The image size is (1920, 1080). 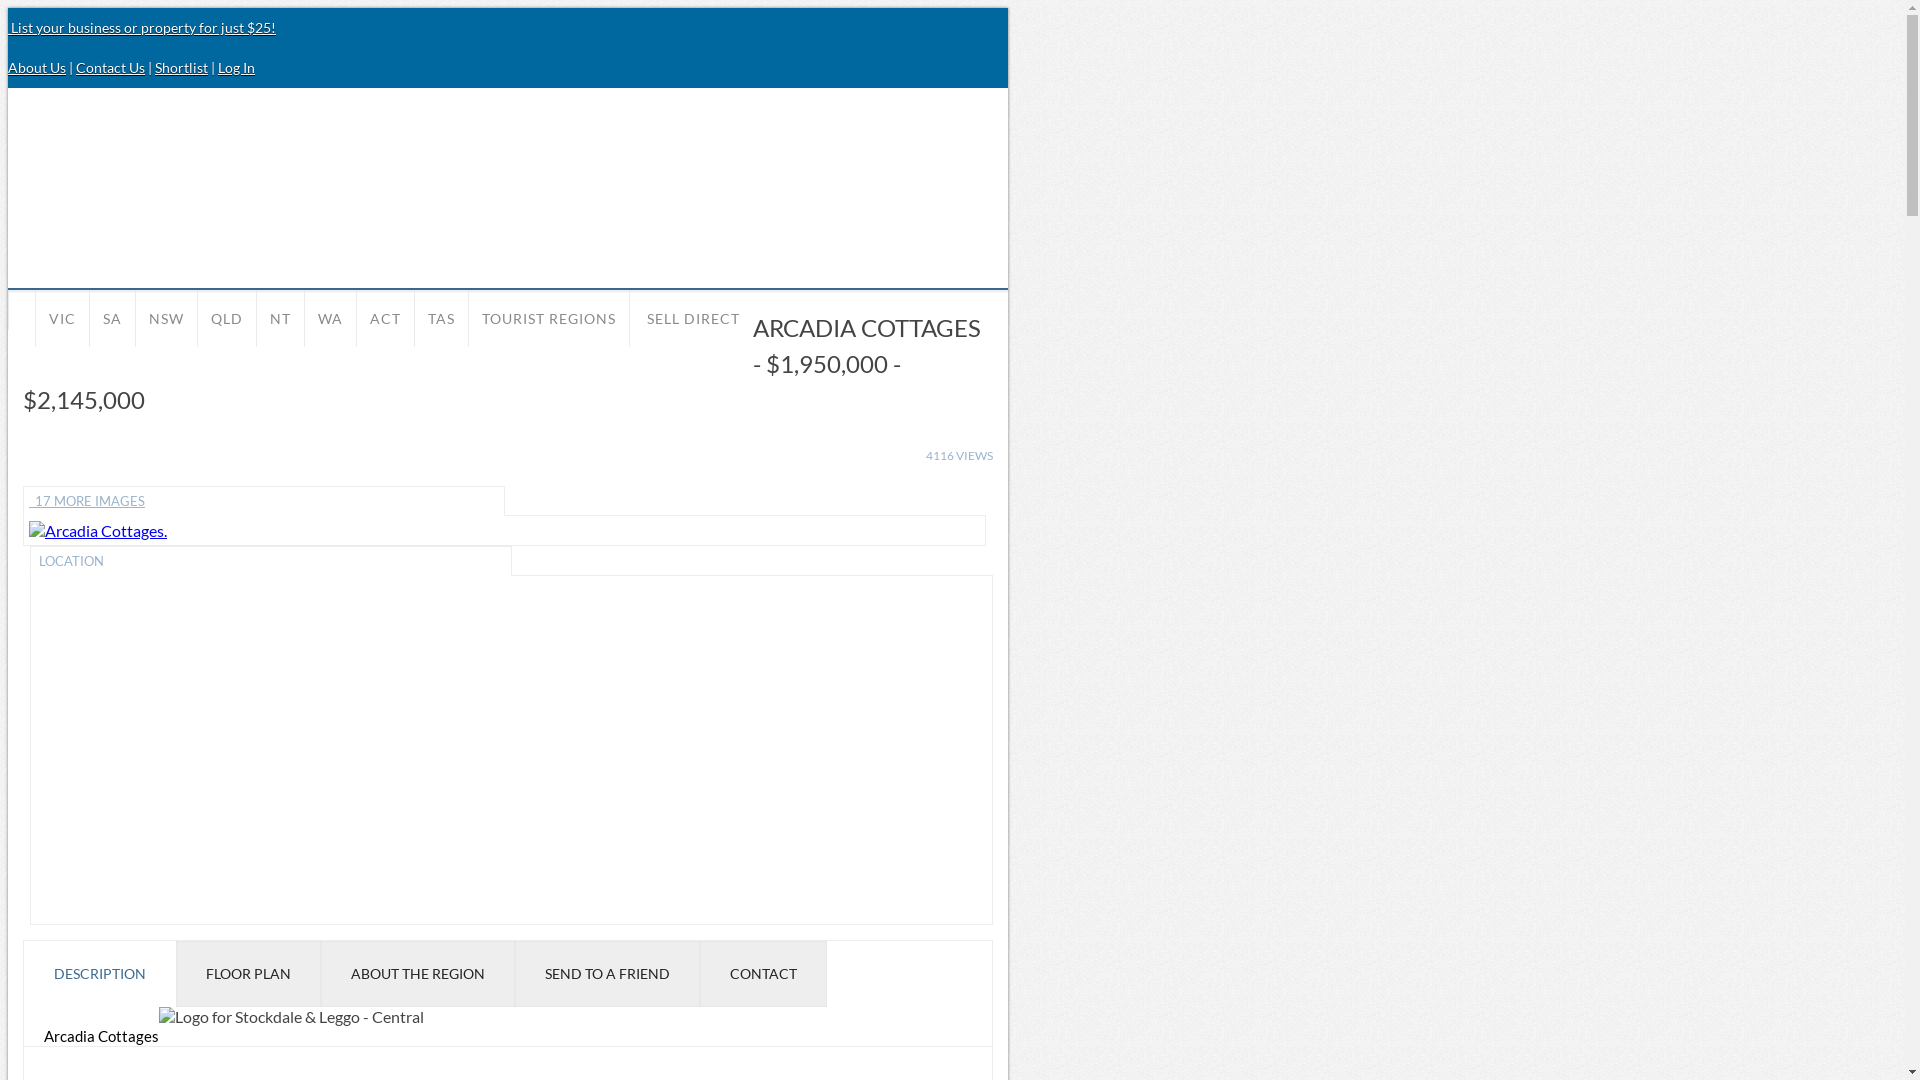 I want to click on ' SELL DIRECT', so click(x=691, y=317).